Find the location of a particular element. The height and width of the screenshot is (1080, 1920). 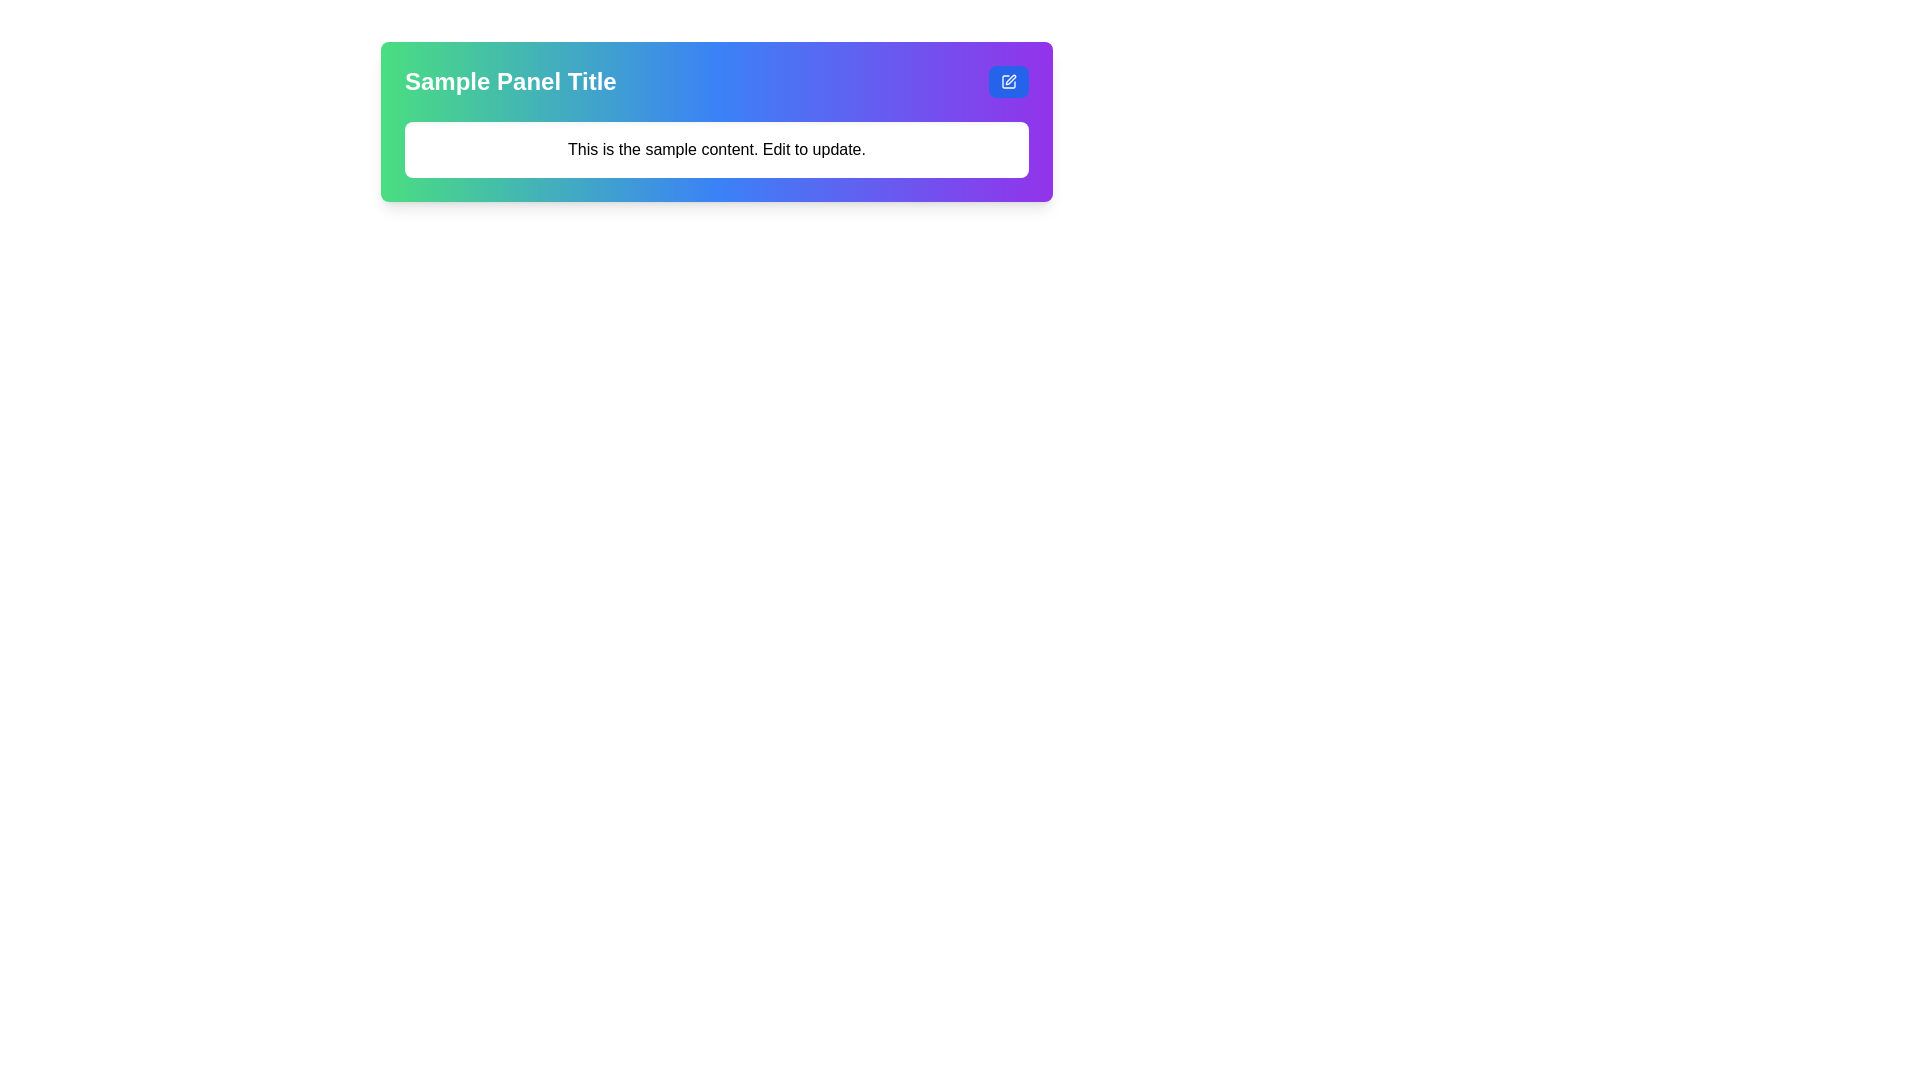

the edit icon located within the blue button at the top-right corner of the panel is located at coordinates (1008, 80).